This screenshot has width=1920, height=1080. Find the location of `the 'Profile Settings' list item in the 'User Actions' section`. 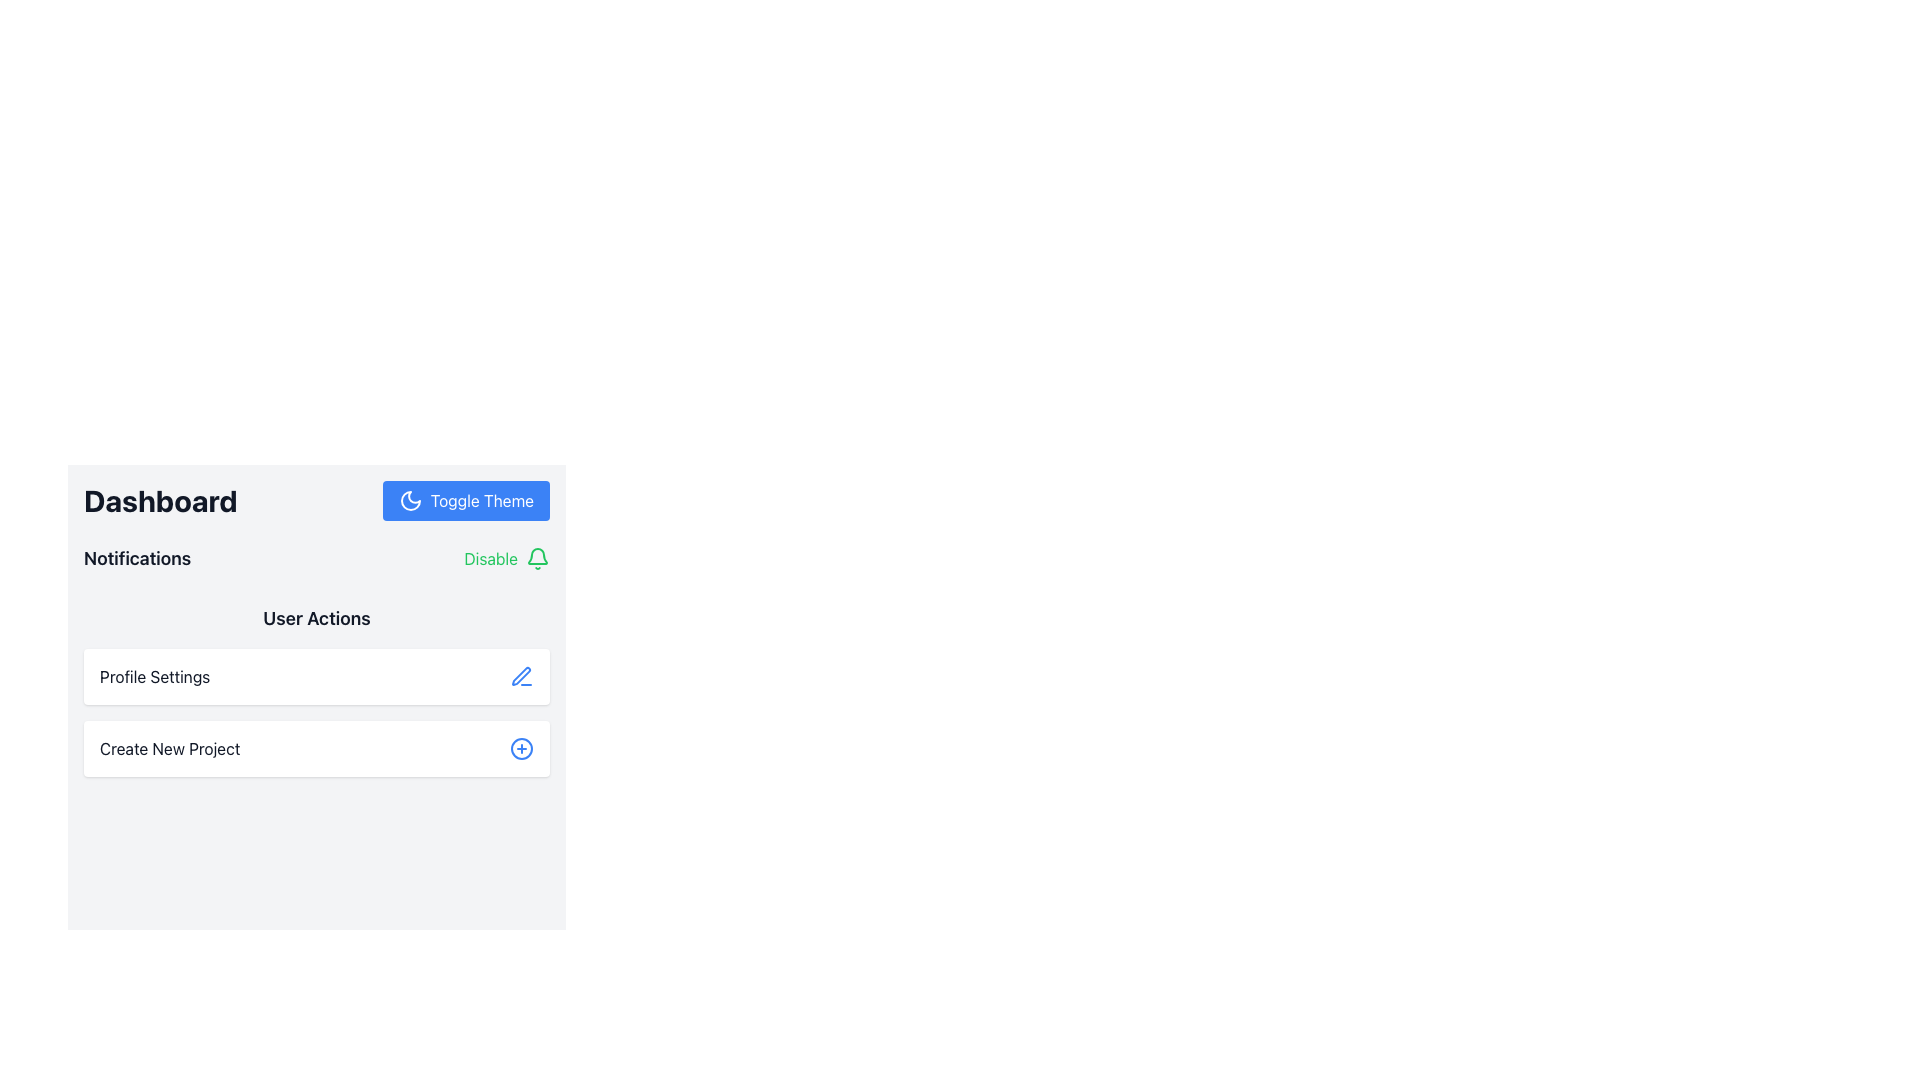

the 'Profile Settings' list item in the 'User Actions' section is located at coordinates (315, 689).